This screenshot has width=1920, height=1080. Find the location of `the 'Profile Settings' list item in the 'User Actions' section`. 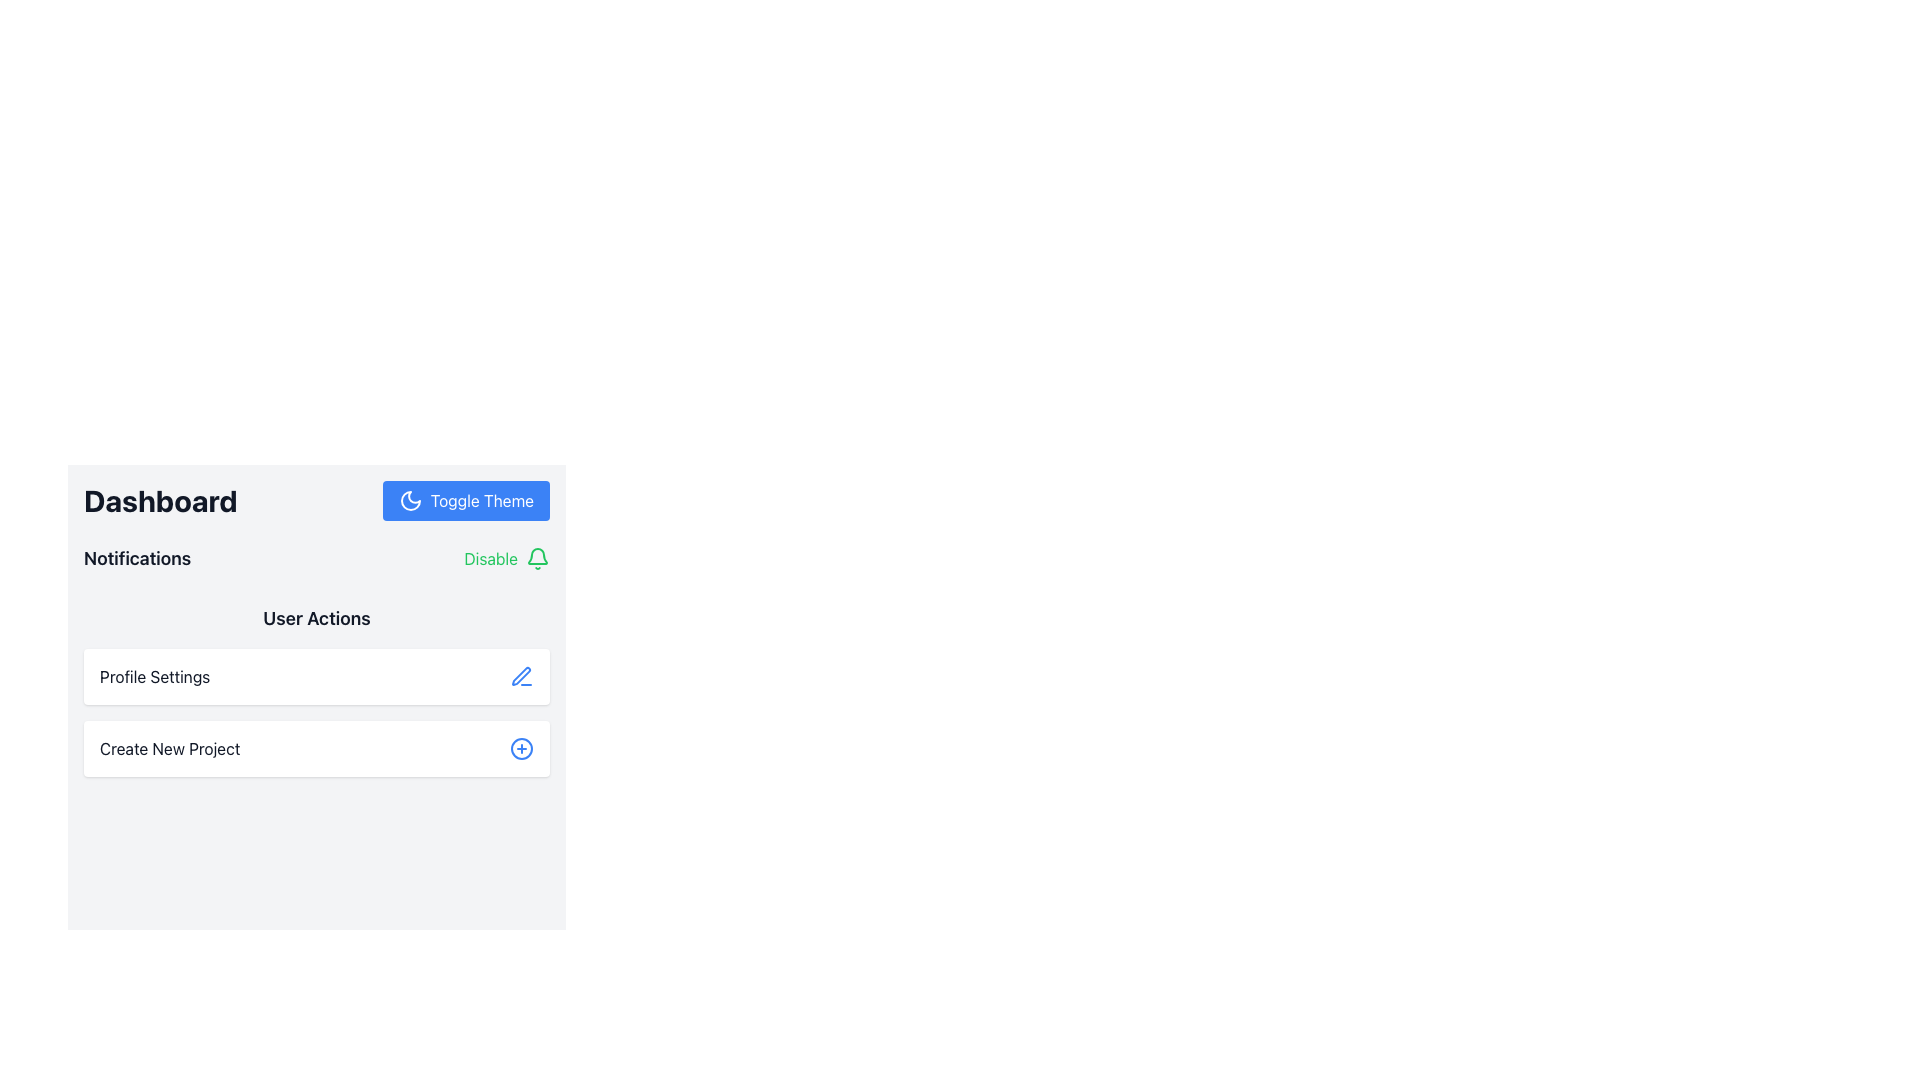

the 'Profile Settings' list item in the 'User Actions' section is located at coordinates (315, 689).